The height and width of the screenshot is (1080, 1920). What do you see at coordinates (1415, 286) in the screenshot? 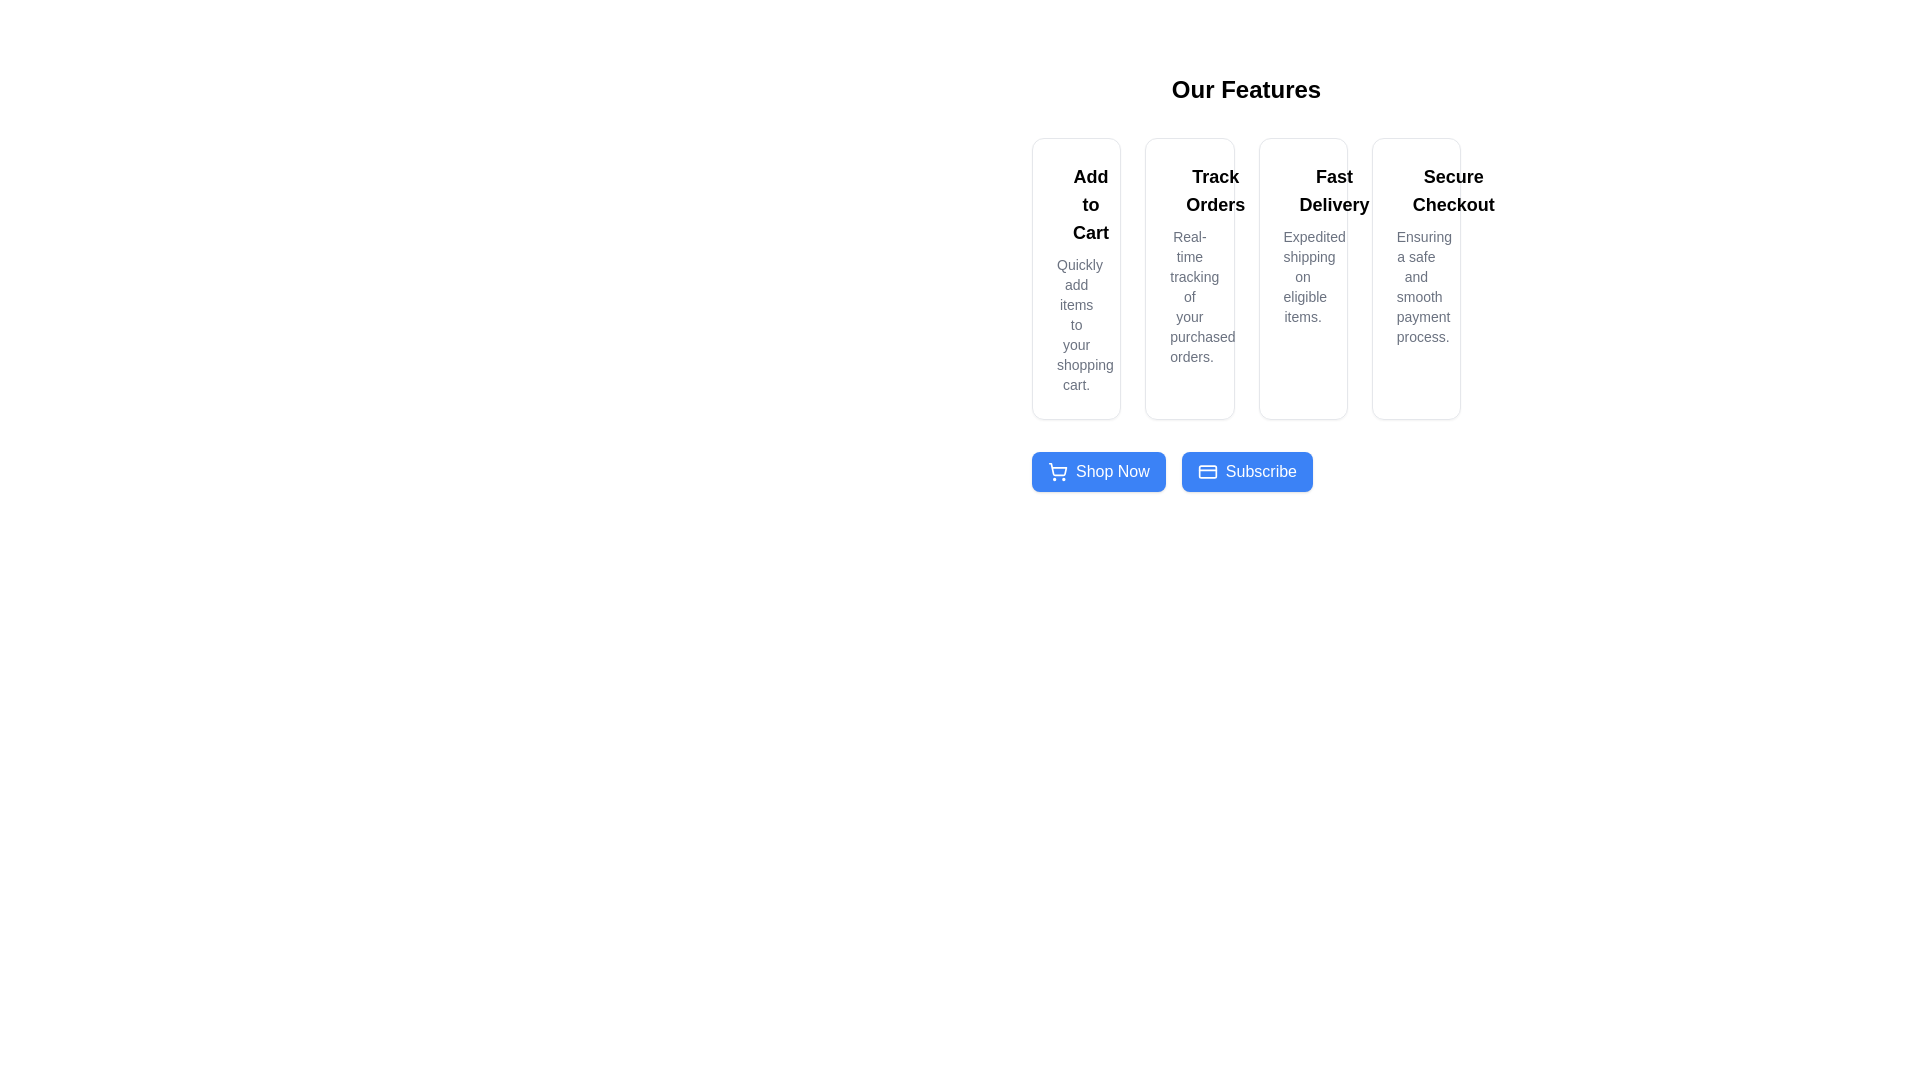
I see `the static text displaying 'Ensuring a safe and smooth payment process.' located in the 'Secure Checkout' section` at bounding box center [1415, 286].